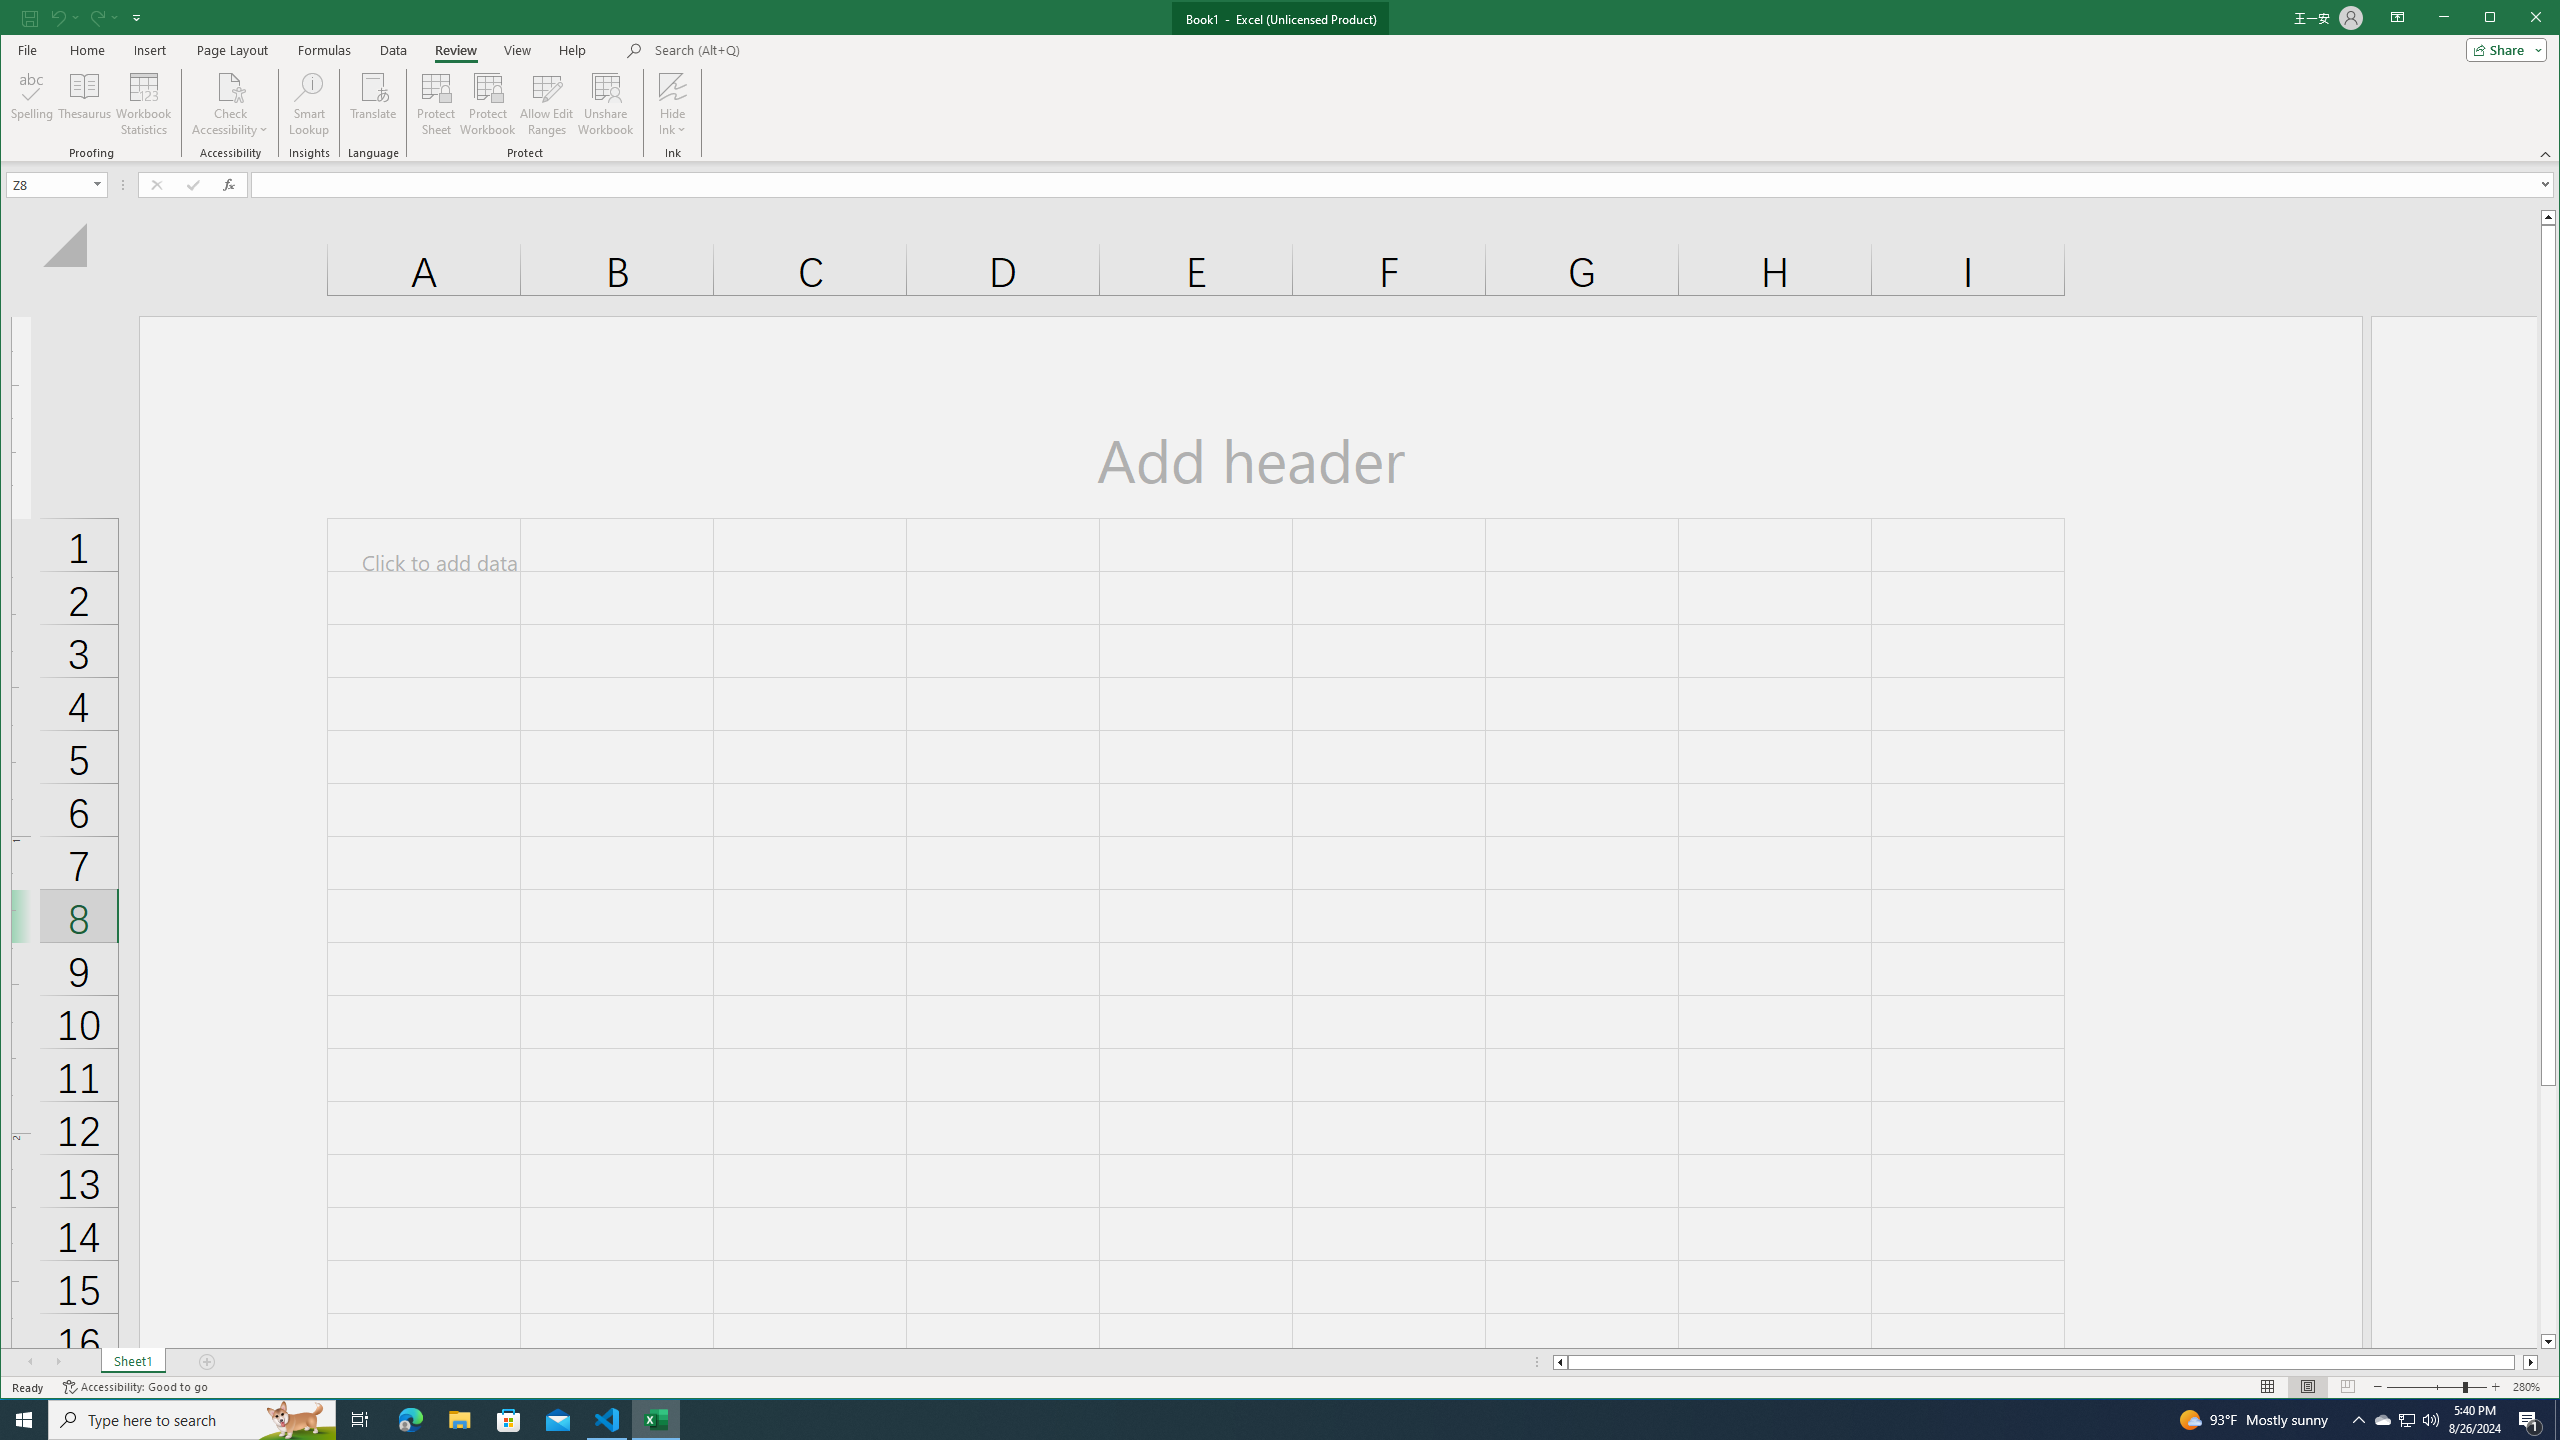  I want to click on 'Thesaurus...', so click(85, 103).